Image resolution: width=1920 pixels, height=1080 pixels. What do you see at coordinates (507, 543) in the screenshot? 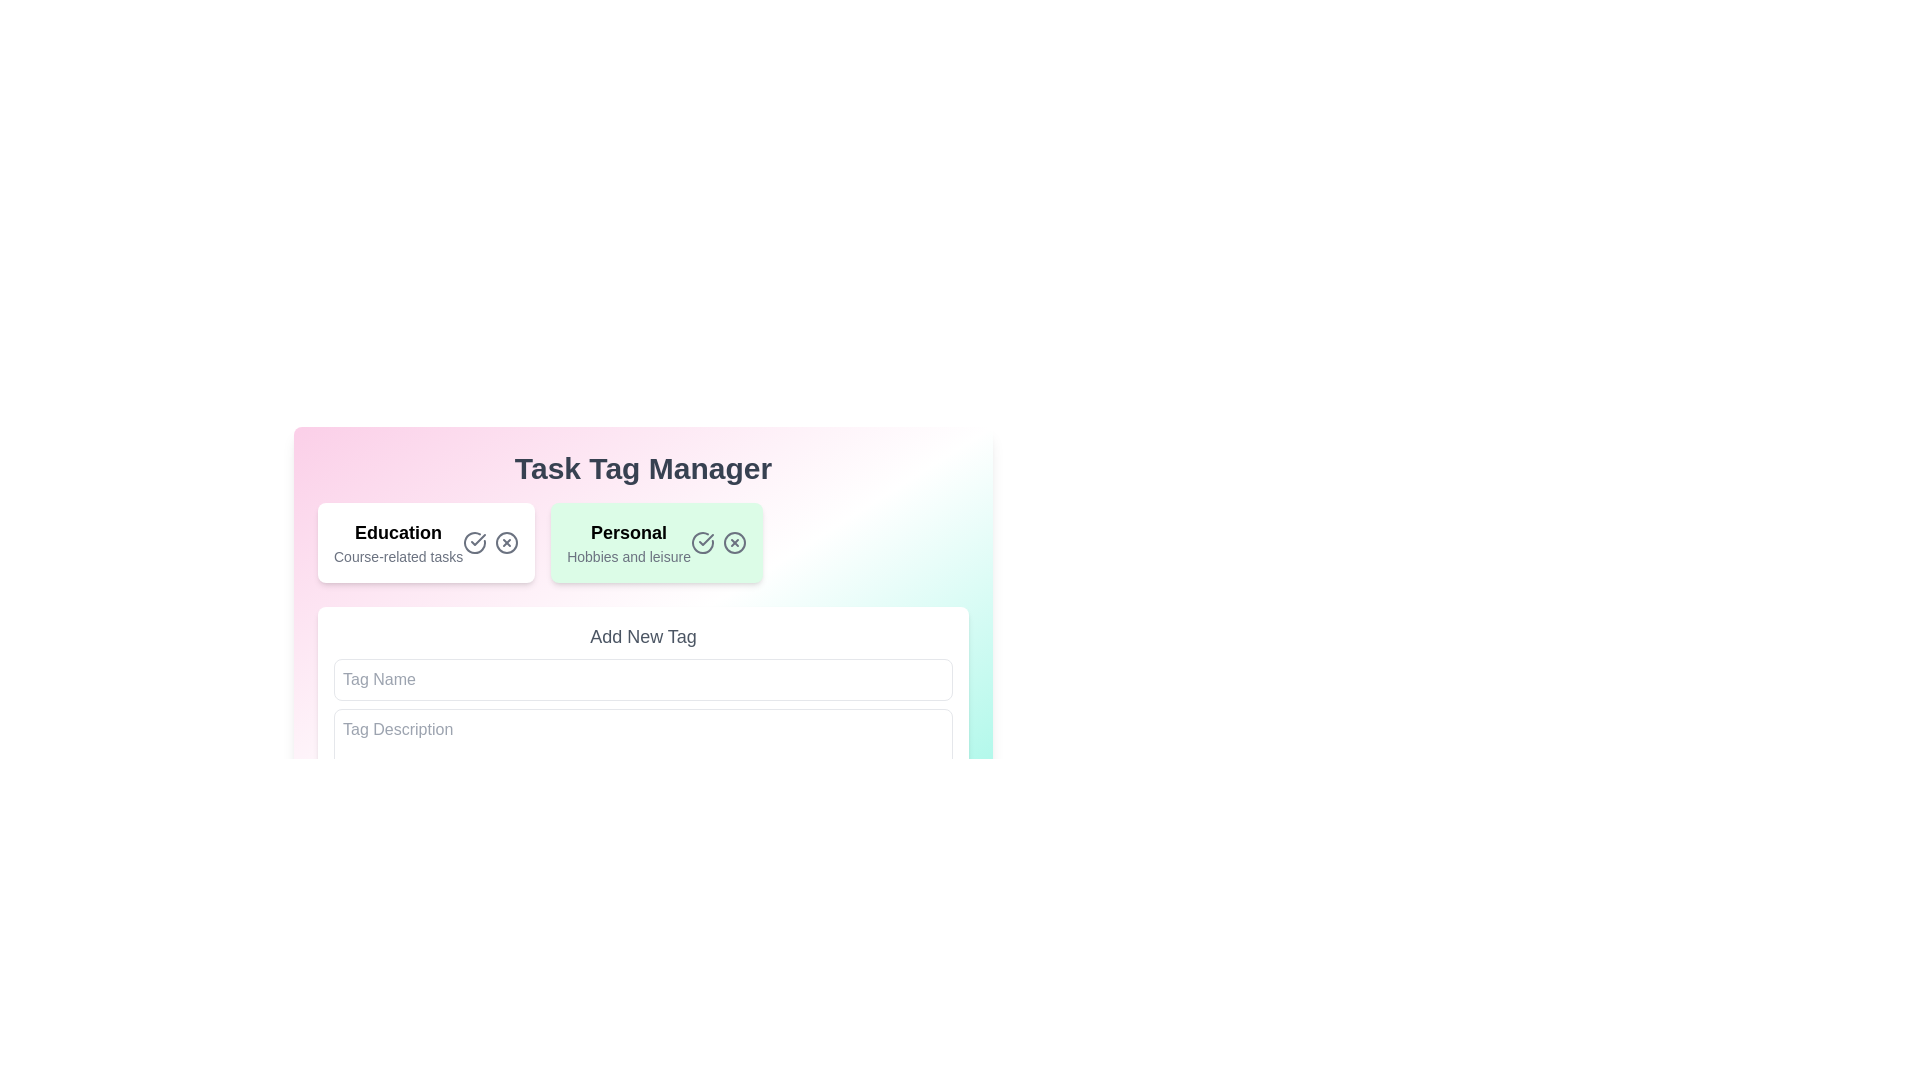
I see `the delete/remove icon located to the right of the 'Personal' tag block with a green background` at bounding box center [507, 543].